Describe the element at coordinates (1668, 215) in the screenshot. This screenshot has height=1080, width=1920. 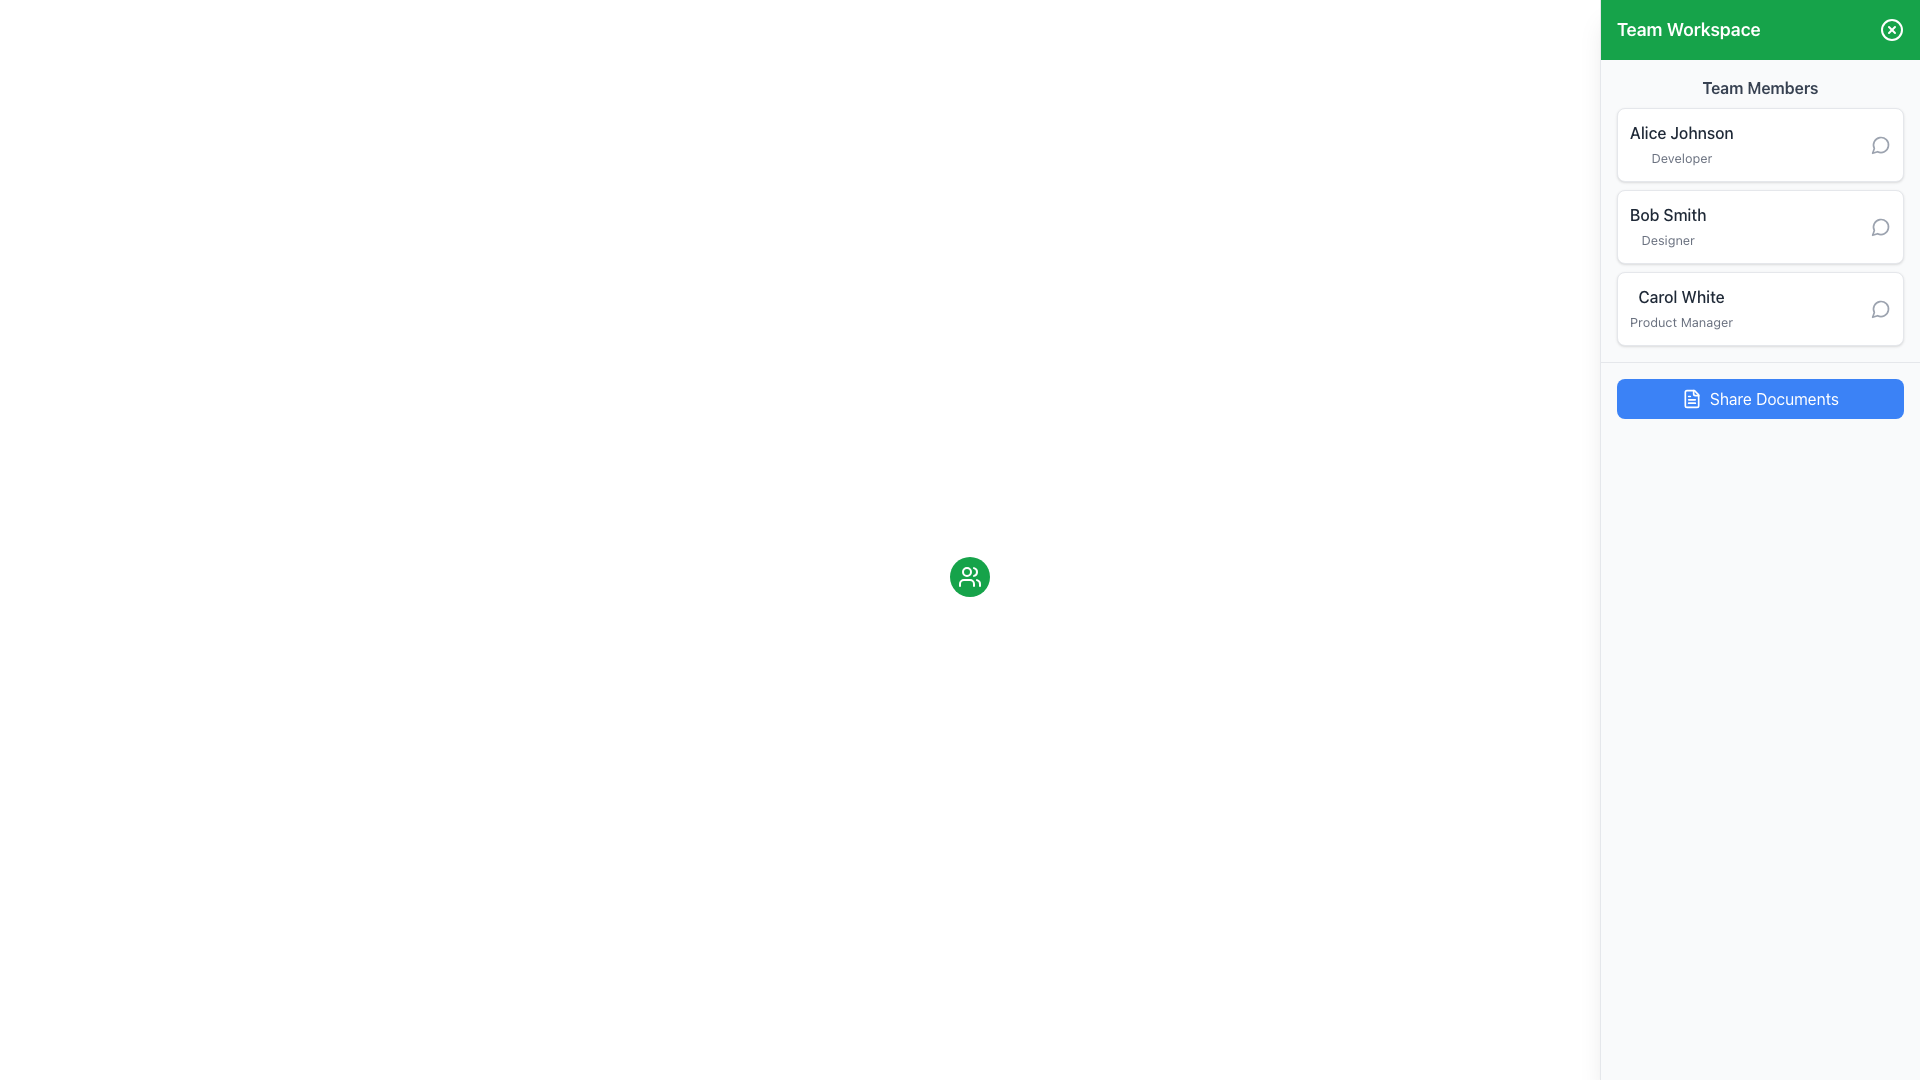
I see `the text label identifying the team member 'Bob Smith' in the 'Team Members' list located in the sidebar on the right side of the interface` at that location.